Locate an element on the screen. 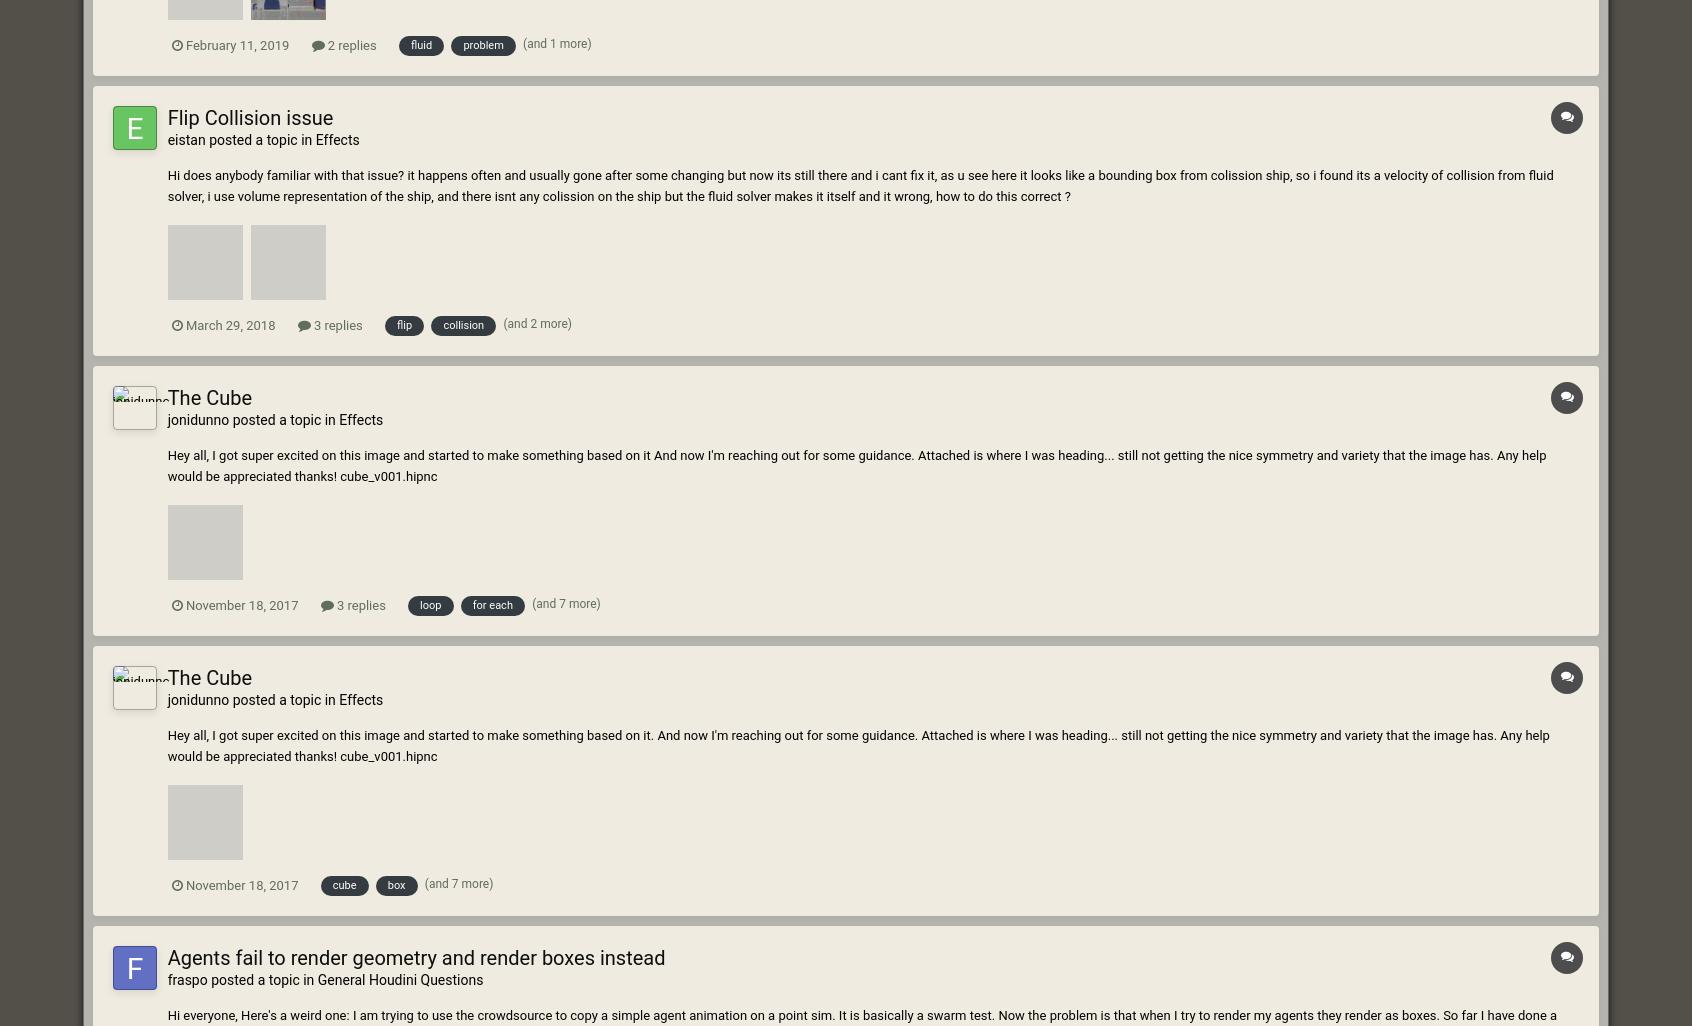 The image size is (1692, 1026). '2 replies' is located at coordinates (349, 44).